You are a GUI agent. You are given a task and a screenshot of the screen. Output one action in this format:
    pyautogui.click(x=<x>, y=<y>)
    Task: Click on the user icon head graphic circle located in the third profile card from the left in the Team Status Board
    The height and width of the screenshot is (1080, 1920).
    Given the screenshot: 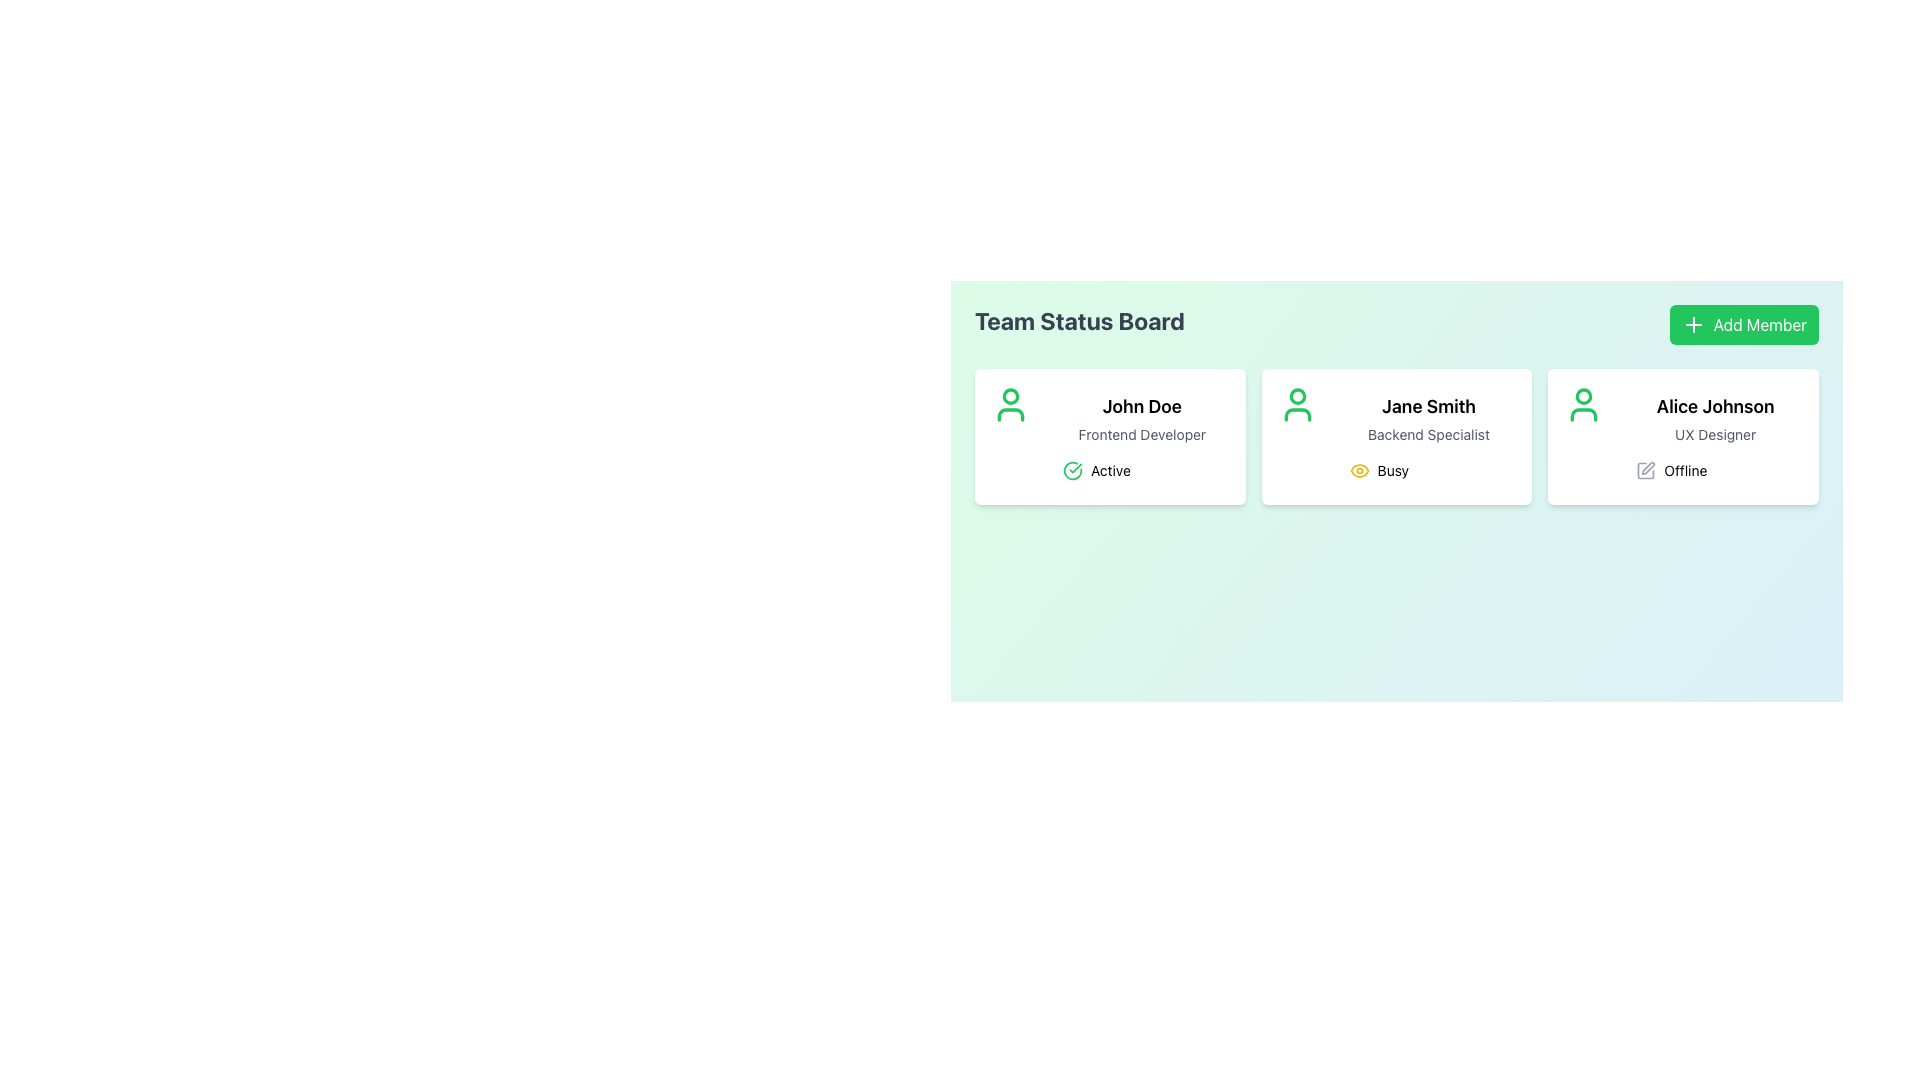 What is the action you would take?
    pyautogui.click(x=1583, y=396)
    